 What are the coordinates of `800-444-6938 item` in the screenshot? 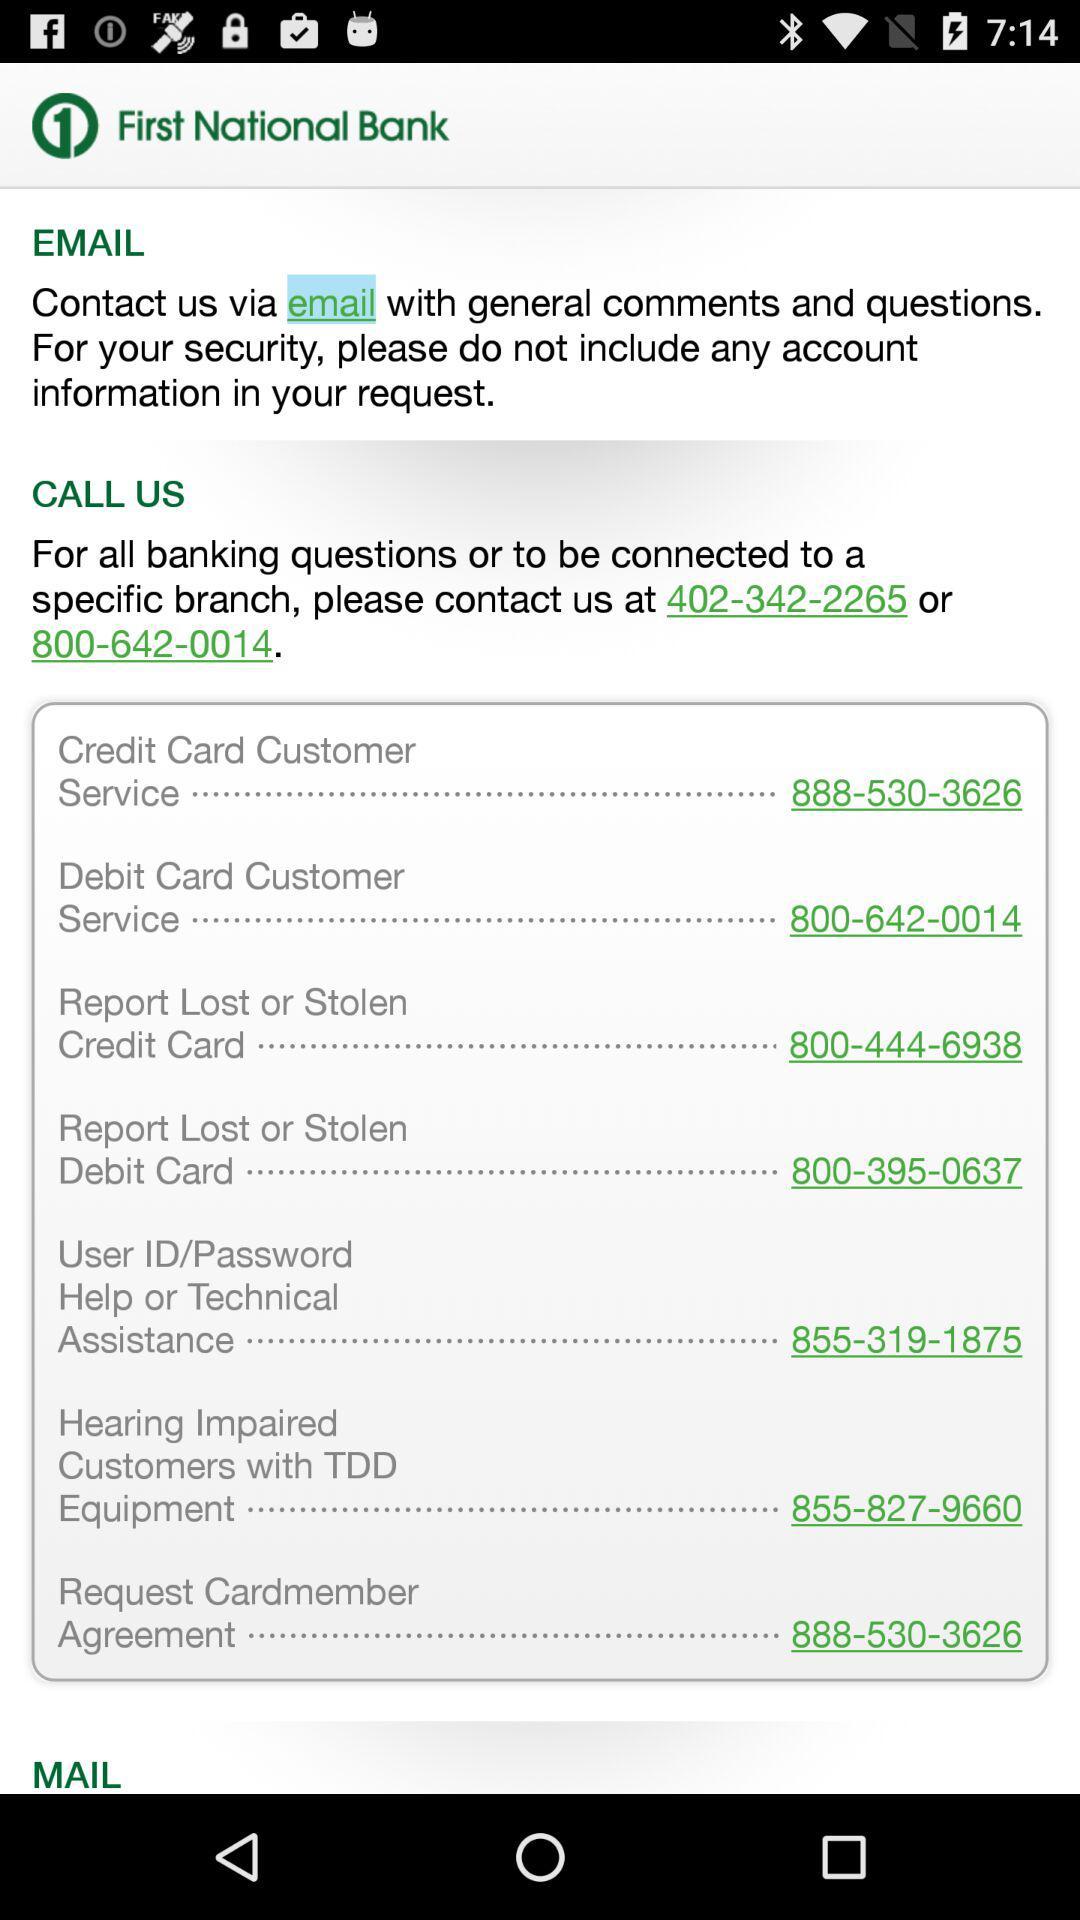 It's located at (898, 1025).